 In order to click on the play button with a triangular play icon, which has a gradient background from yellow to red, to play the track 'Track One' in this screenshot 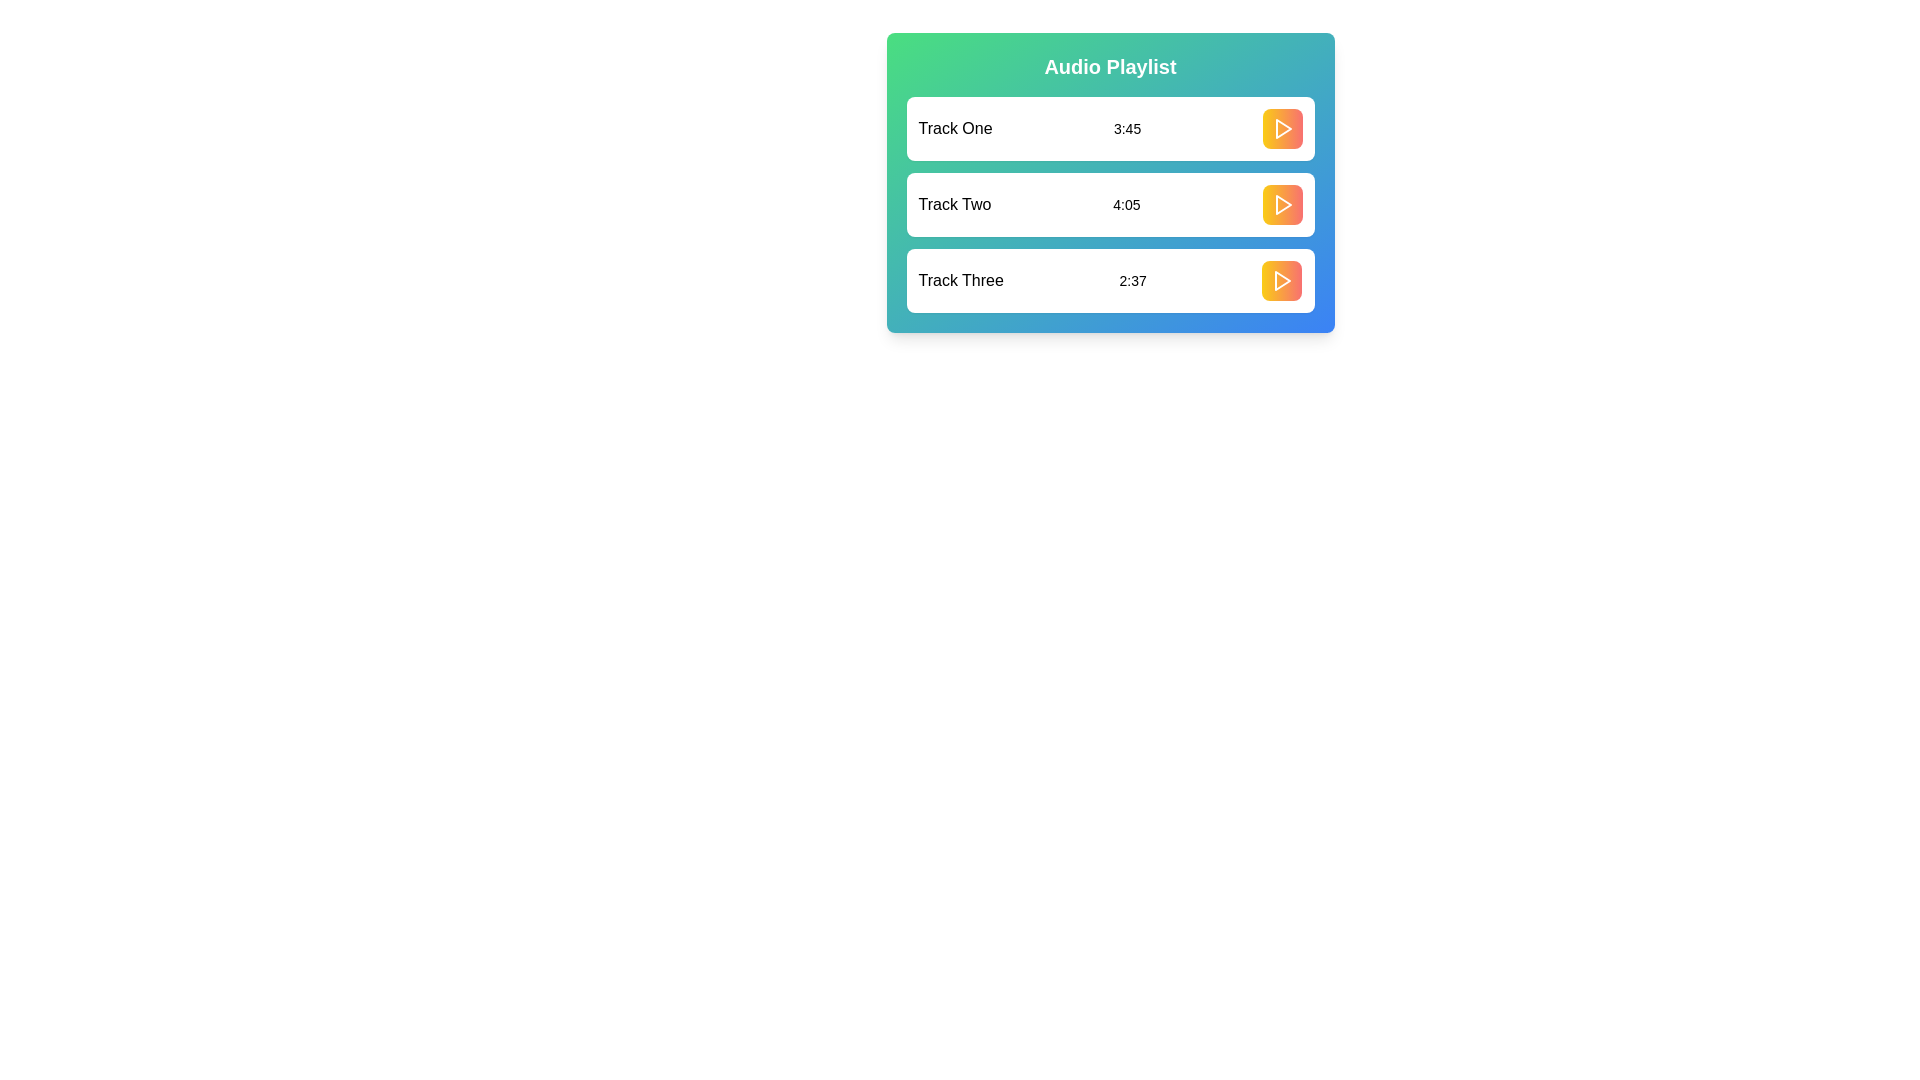, I will do `click(1282, 128)`.